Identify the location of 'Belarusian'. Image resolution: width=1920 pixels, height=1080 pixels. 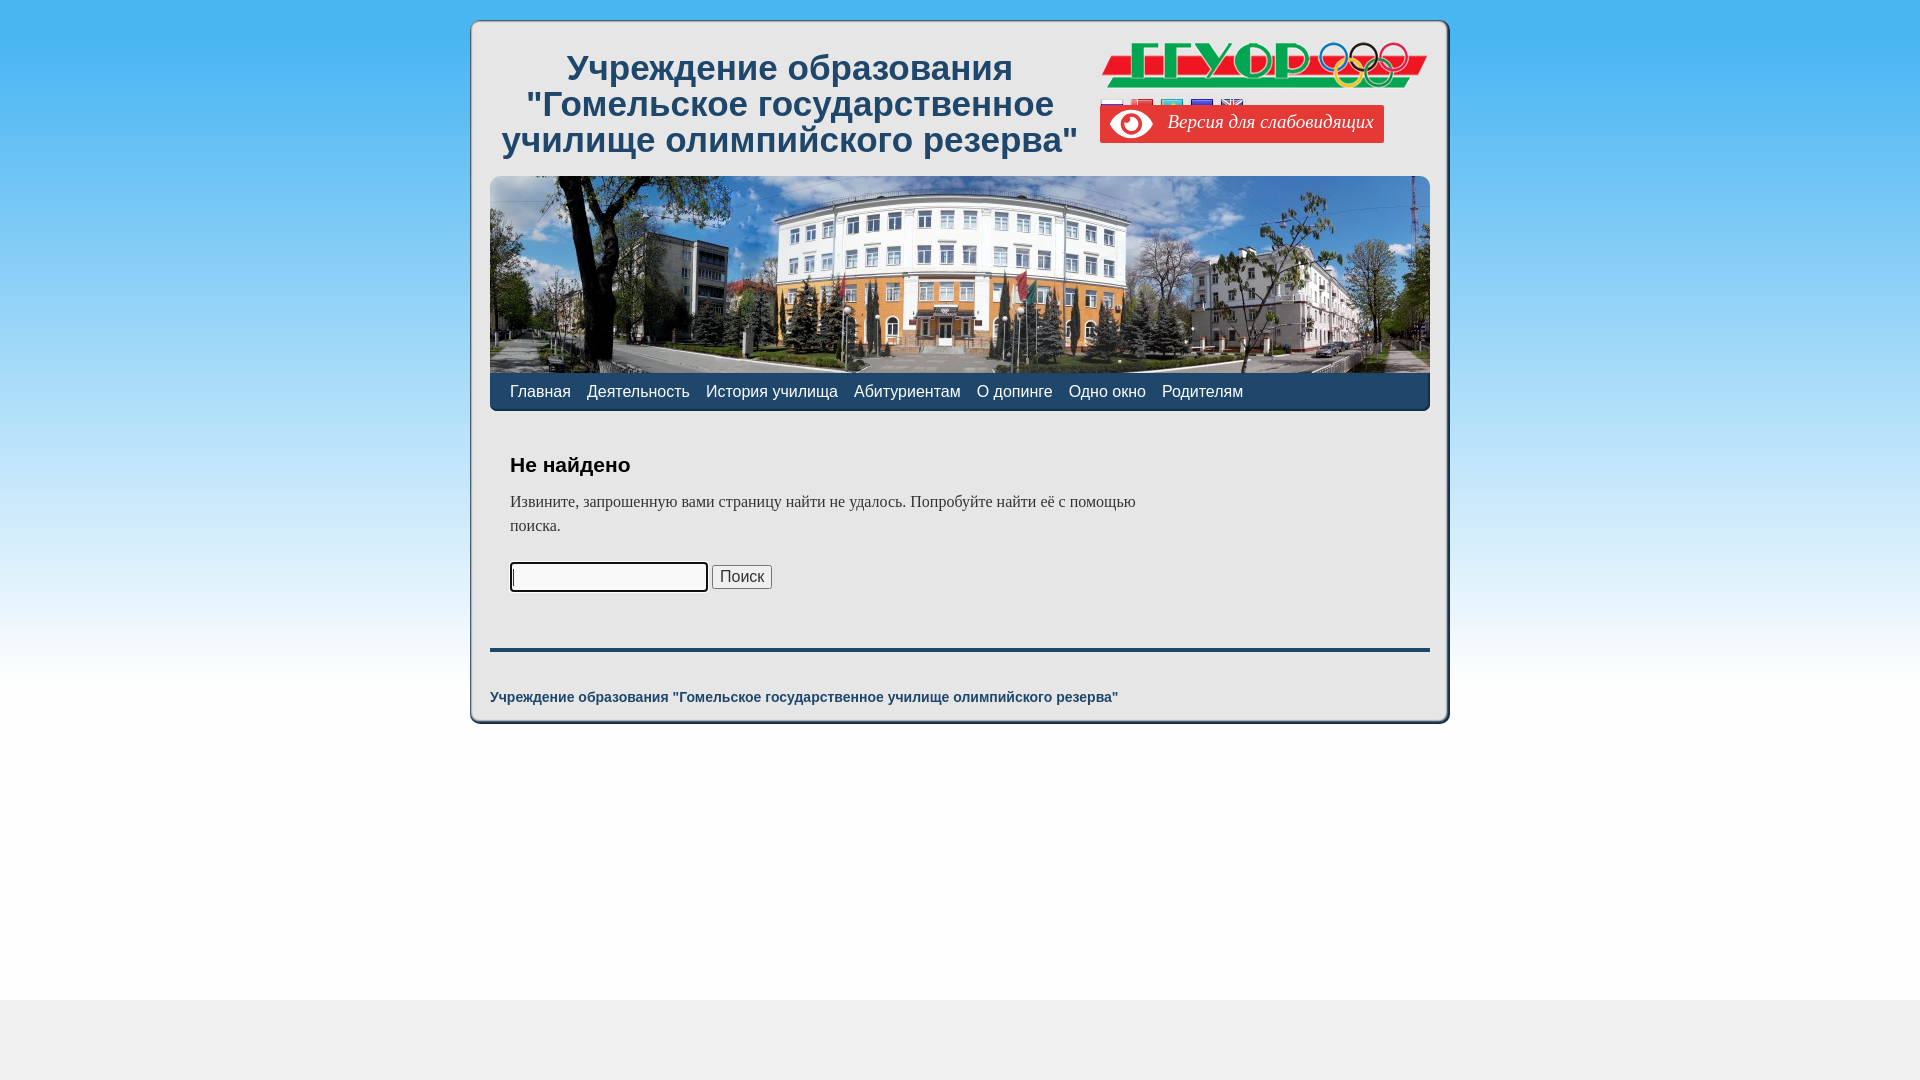
(1129, 108).